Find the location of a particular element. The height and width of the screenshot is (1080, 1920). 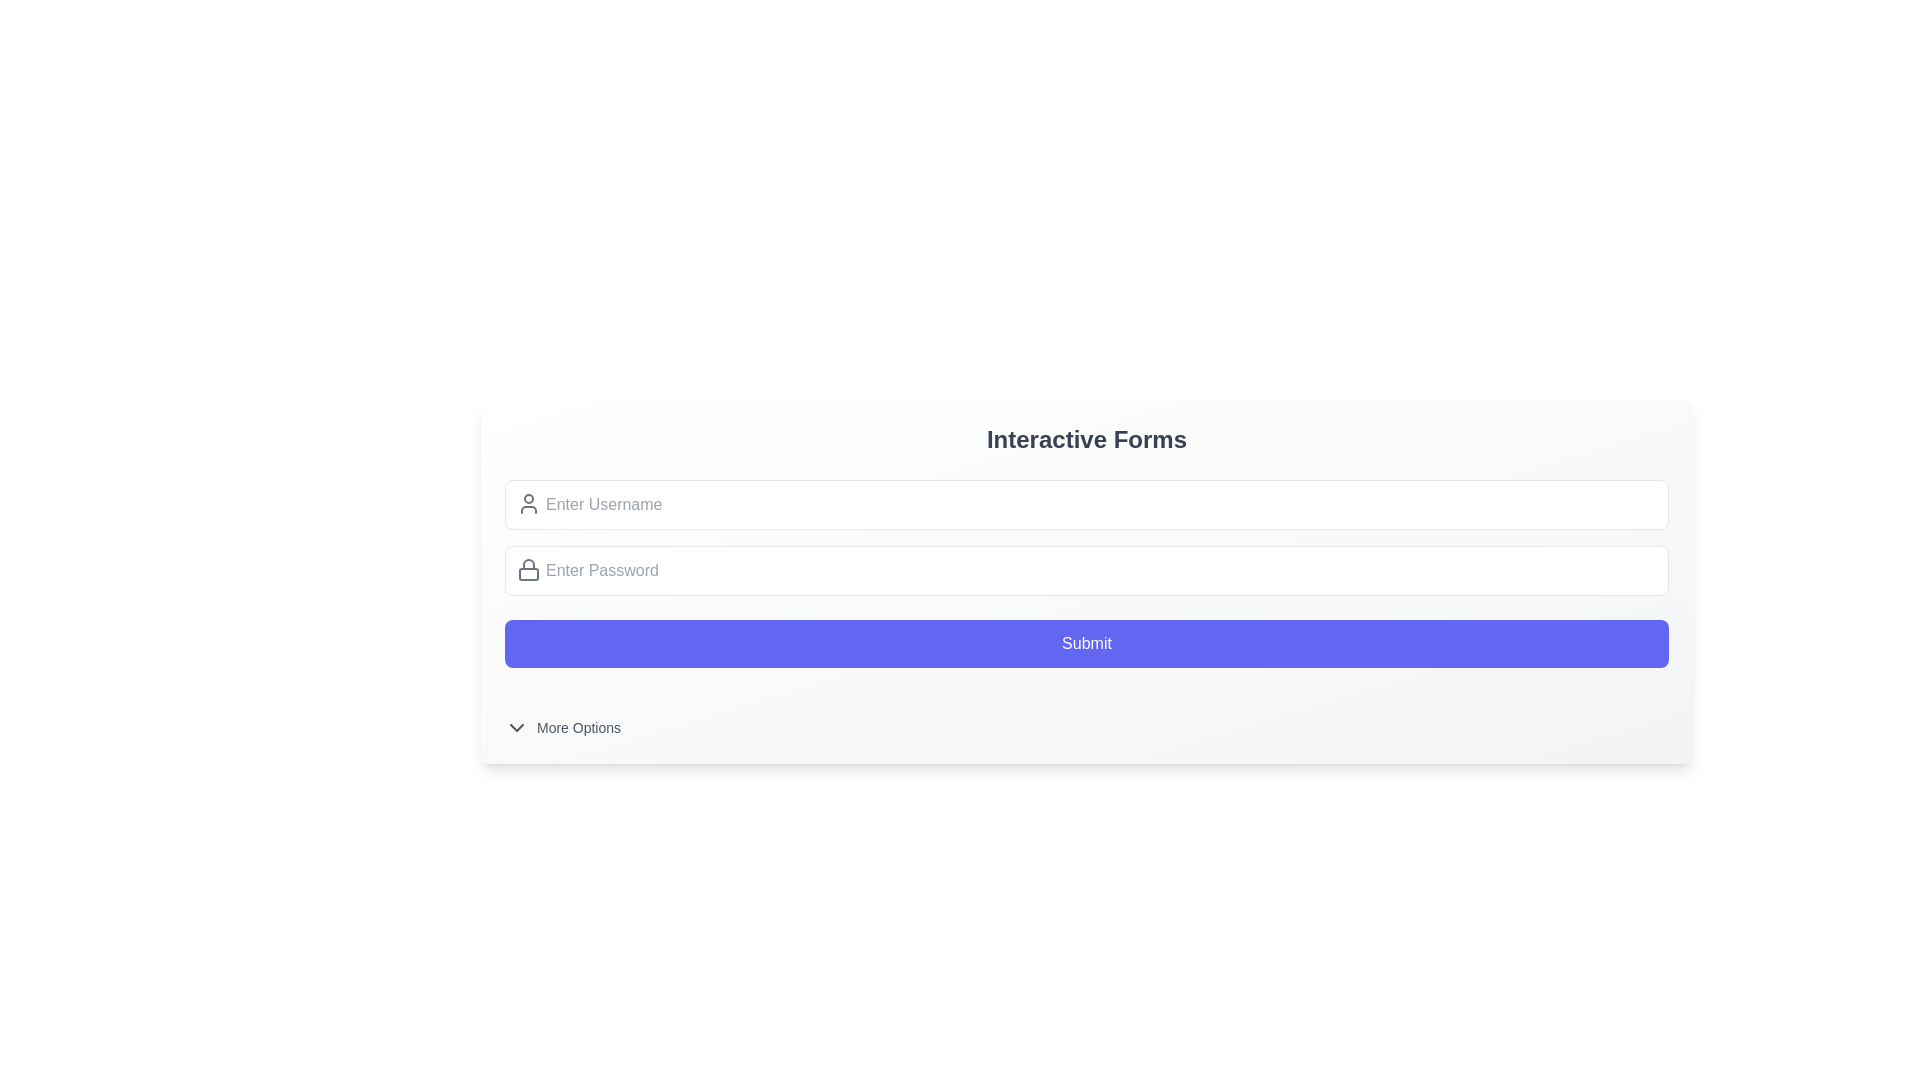

the title text label at the top-center of the form card, which serves as a heading for the contained elements below is located at coordinates (1085, 438).